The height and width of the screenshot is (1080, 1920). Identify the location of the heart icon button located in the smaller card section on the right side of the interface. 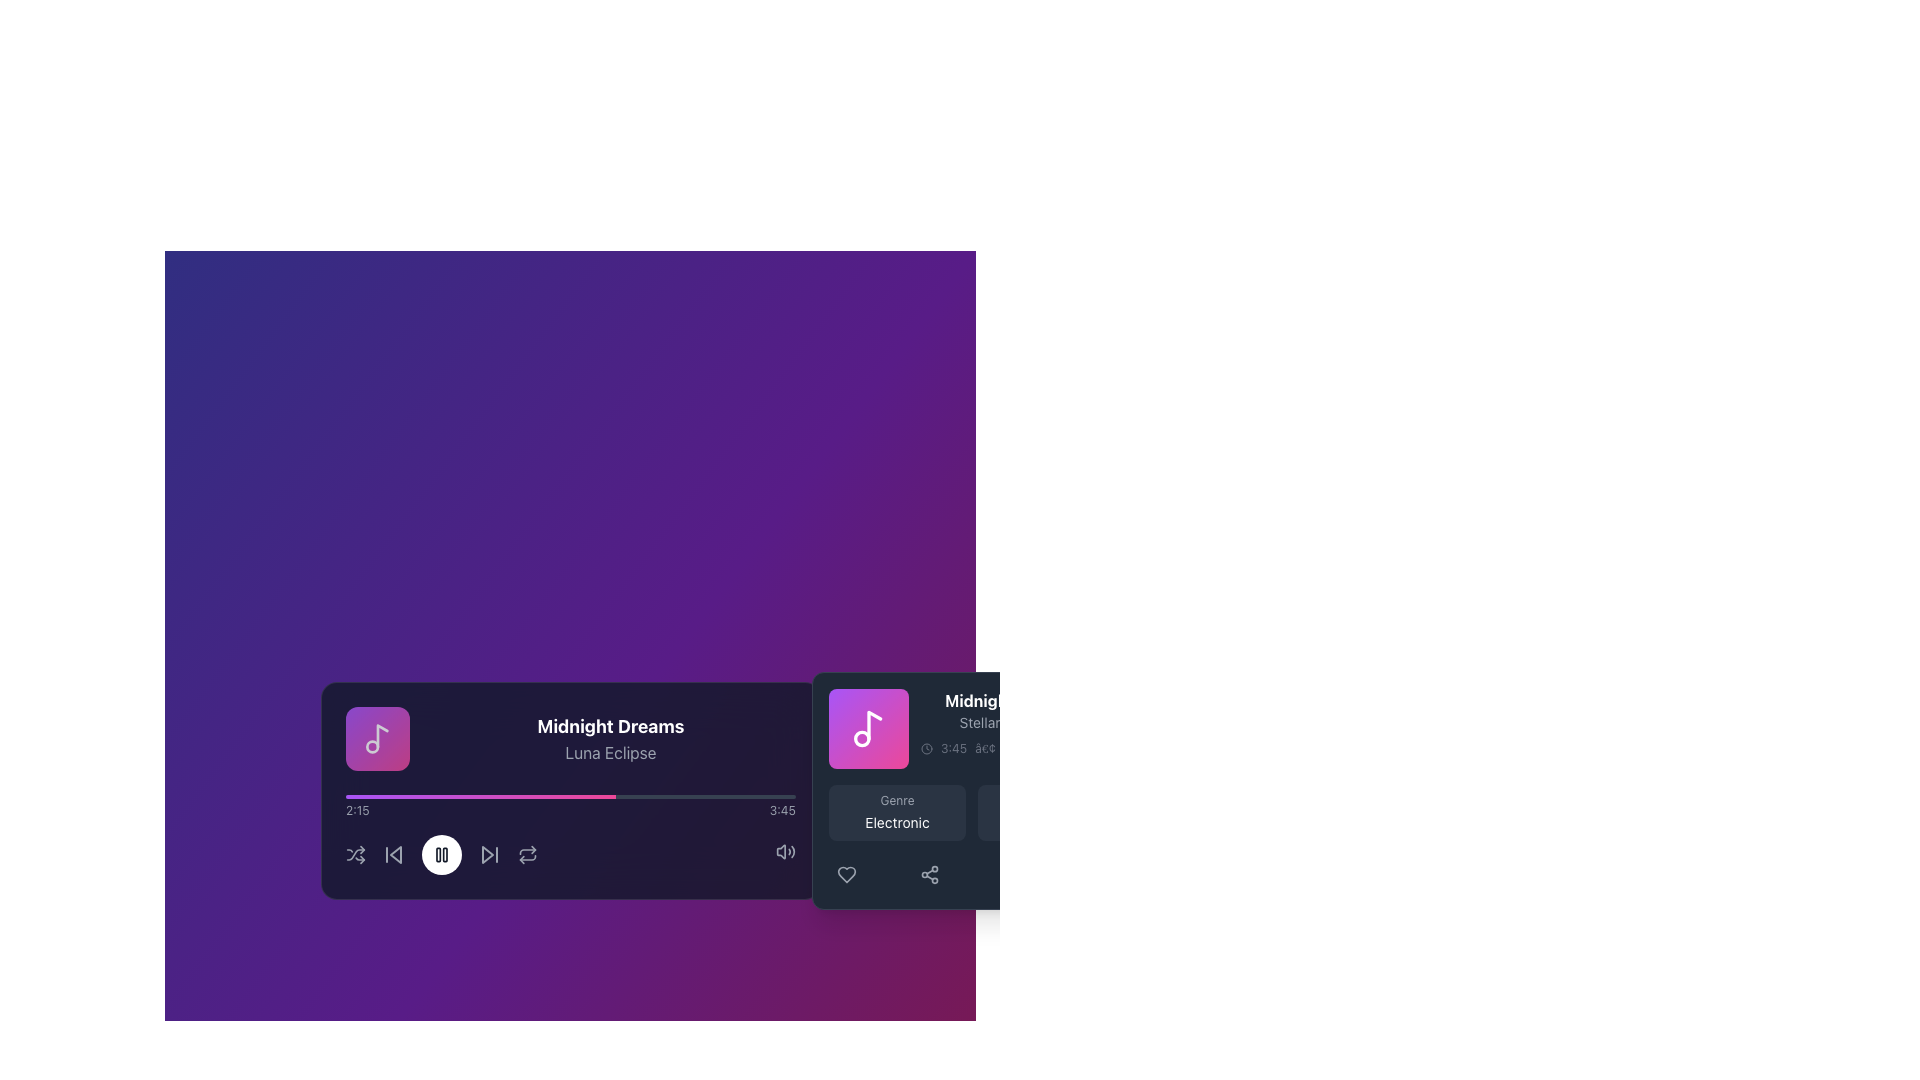
(846, 874).